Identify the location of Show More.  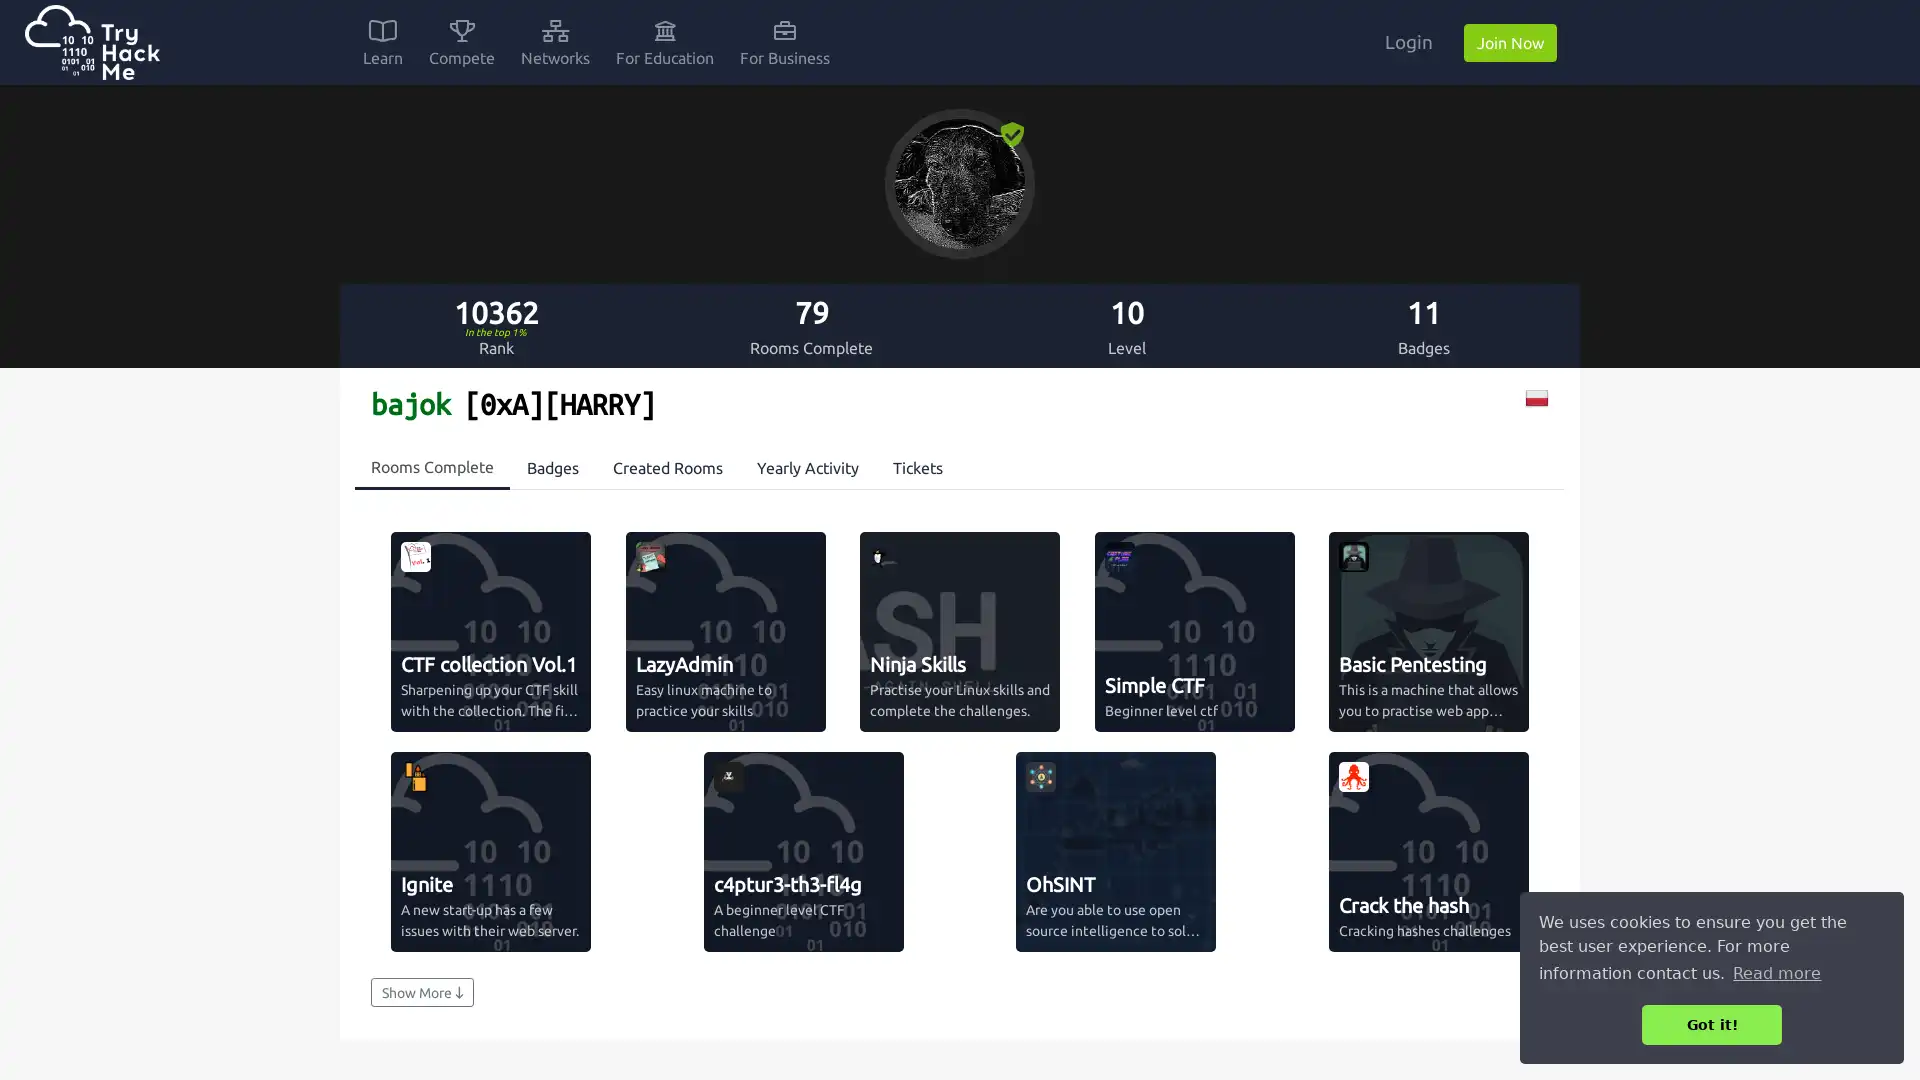
(421, 992).